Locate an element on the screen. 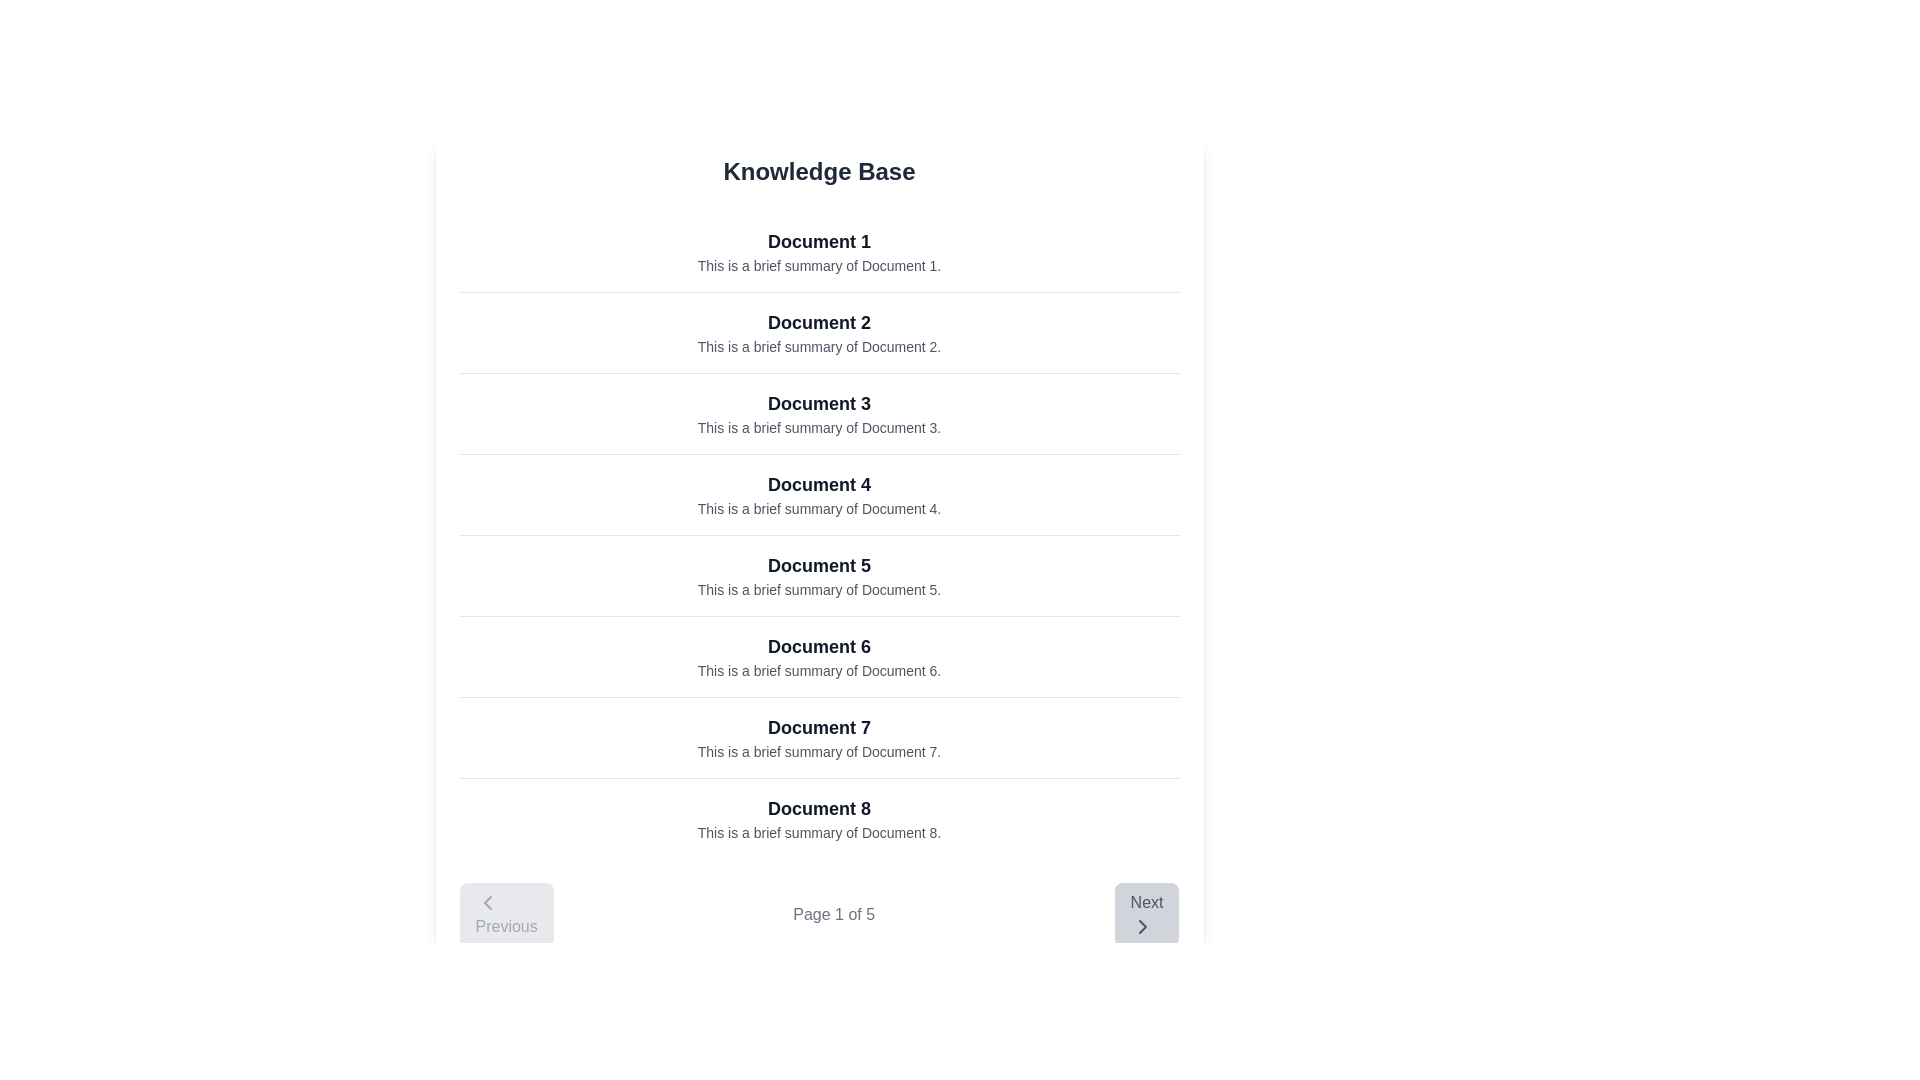 The height and width of the screenshot is (1080, 1920). the text block titled 'Document 8' which contains a description of 'This is a brief summary of Document 8.' This element is the eighth in a vertical list and is located near the bottom of the visible area is located at coordinates (819, 818).